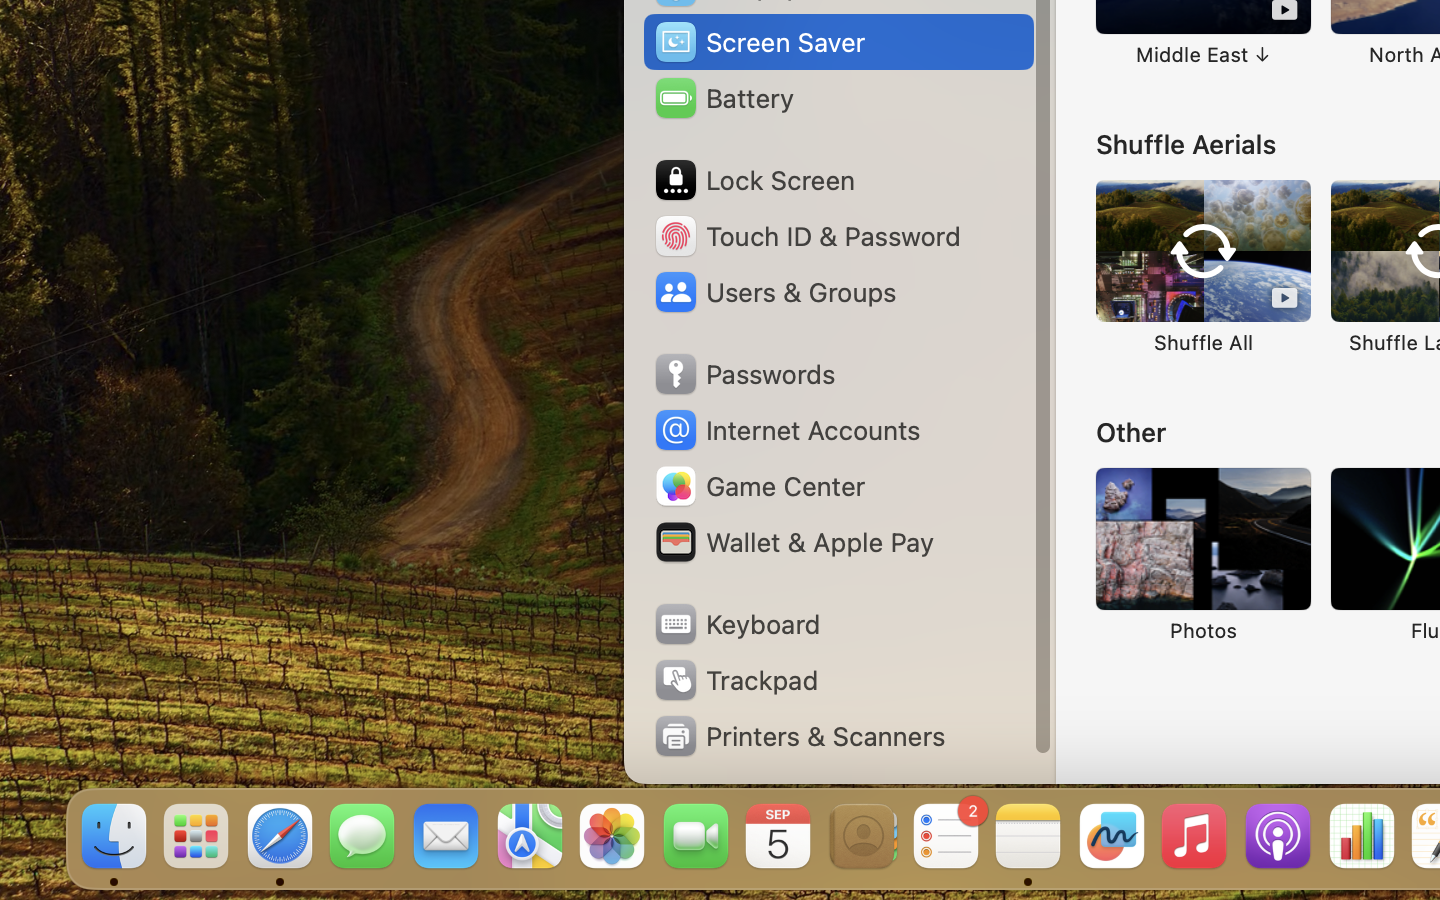 This screenshot has height=900, width=1440. I want to click on 'Internet Accounts', so click(785, 430).